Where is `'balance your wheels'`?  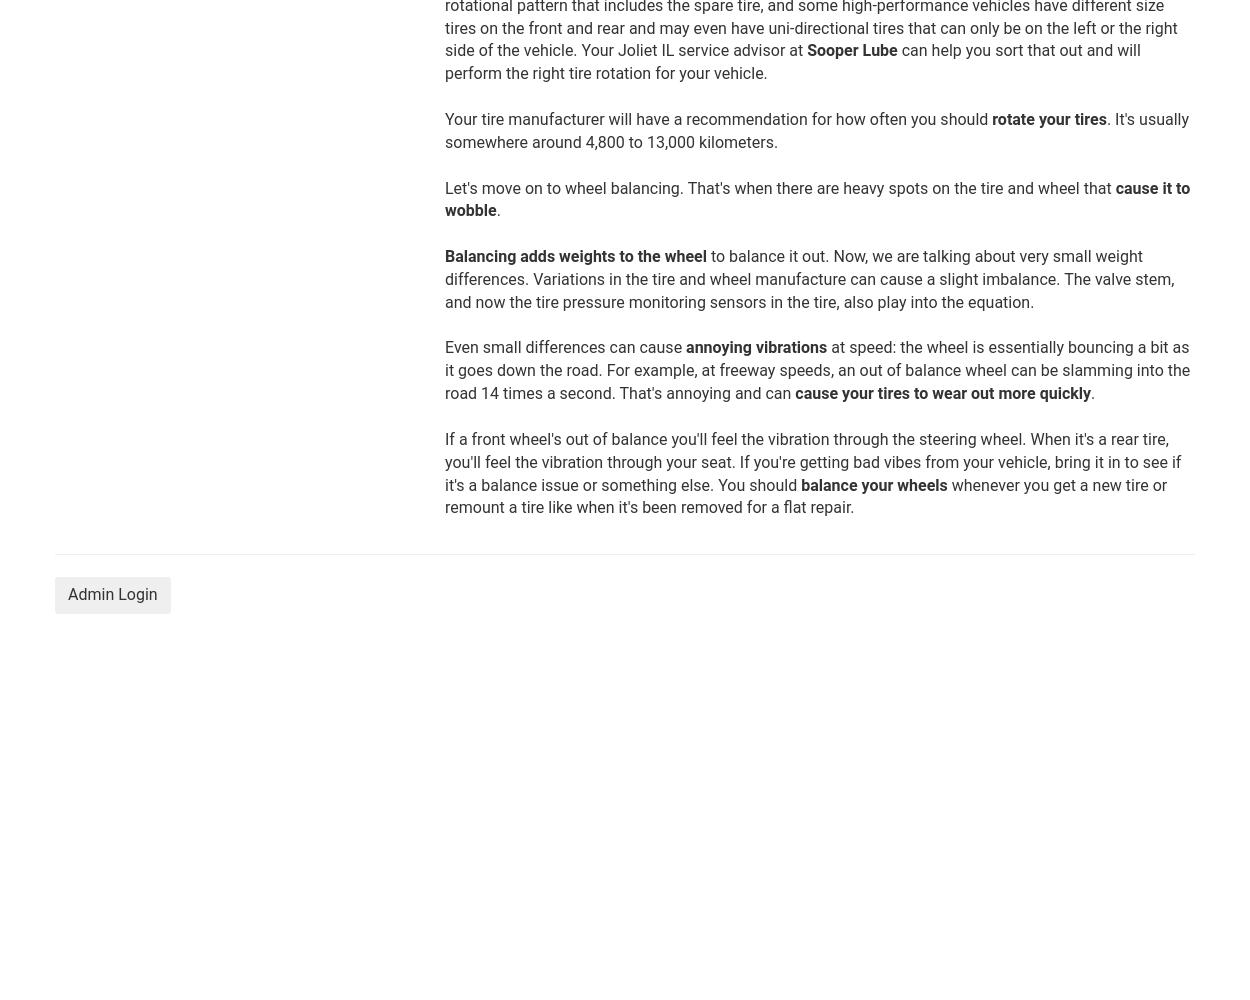
'balance your wheels' is located at coordinates (801, 483).